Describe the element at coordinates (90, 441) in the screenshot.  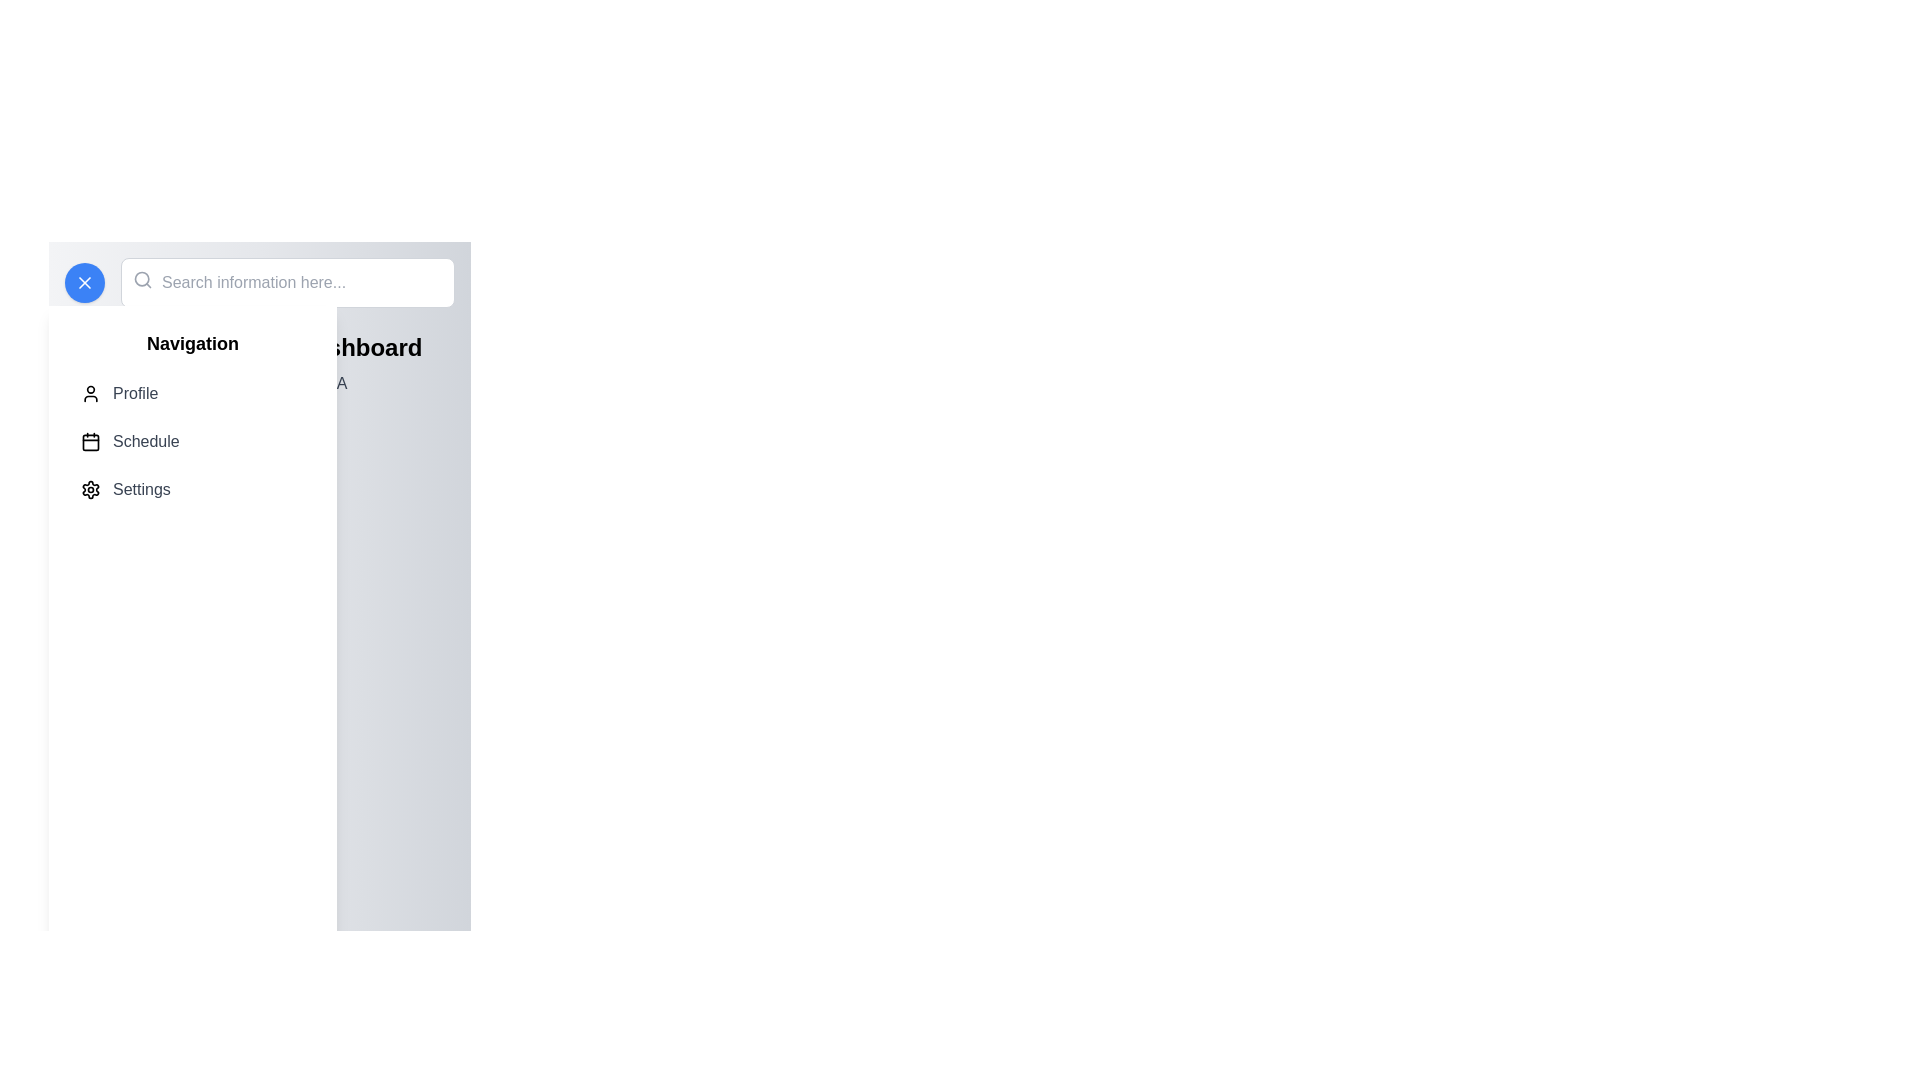
I see `the 'Schedule' SVG icon located to the left of the 'Schedule' text in the navigation menu` at that location.